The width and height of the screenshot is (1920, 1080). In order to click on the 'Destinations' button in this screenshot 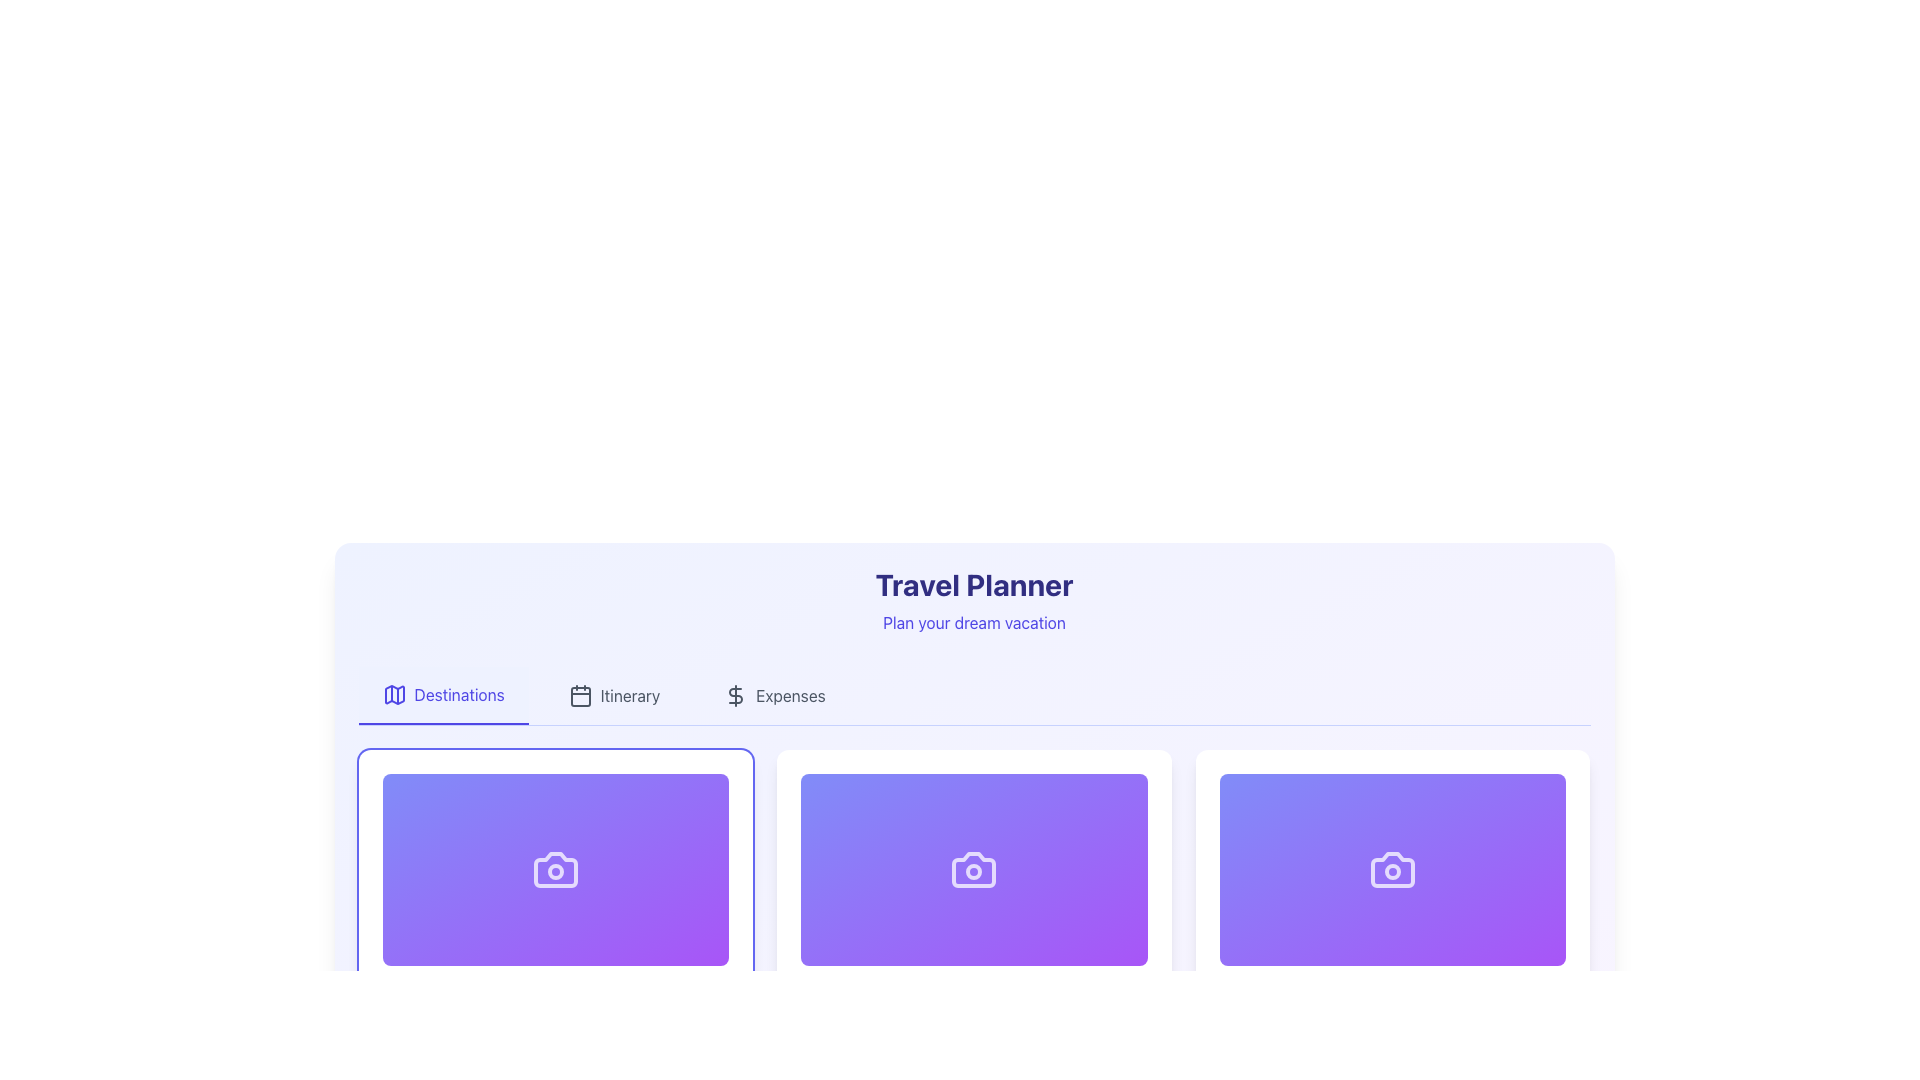, I will do `click(442, 694)`.